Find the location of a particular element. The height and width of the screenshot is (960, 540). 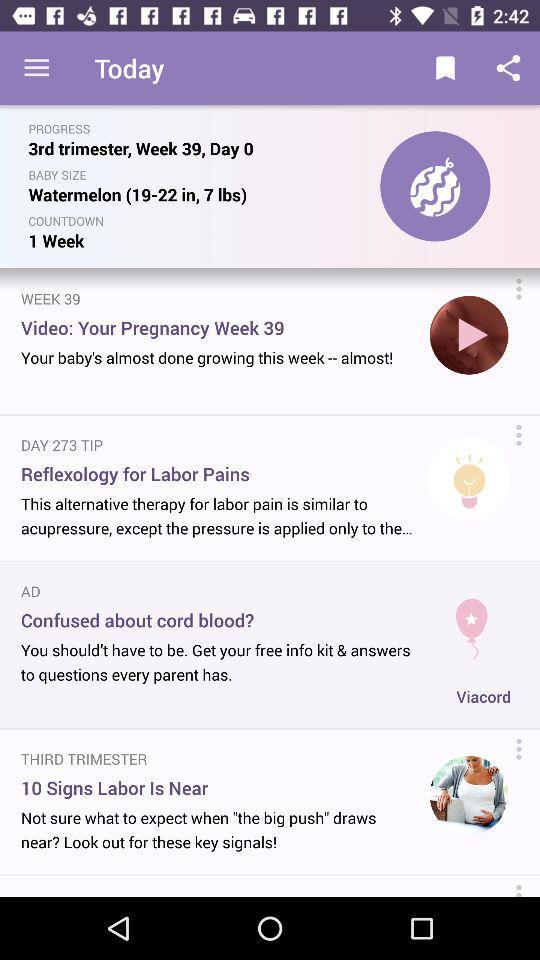

the icon to the right of the you should t is located at coordinates (482, 696).